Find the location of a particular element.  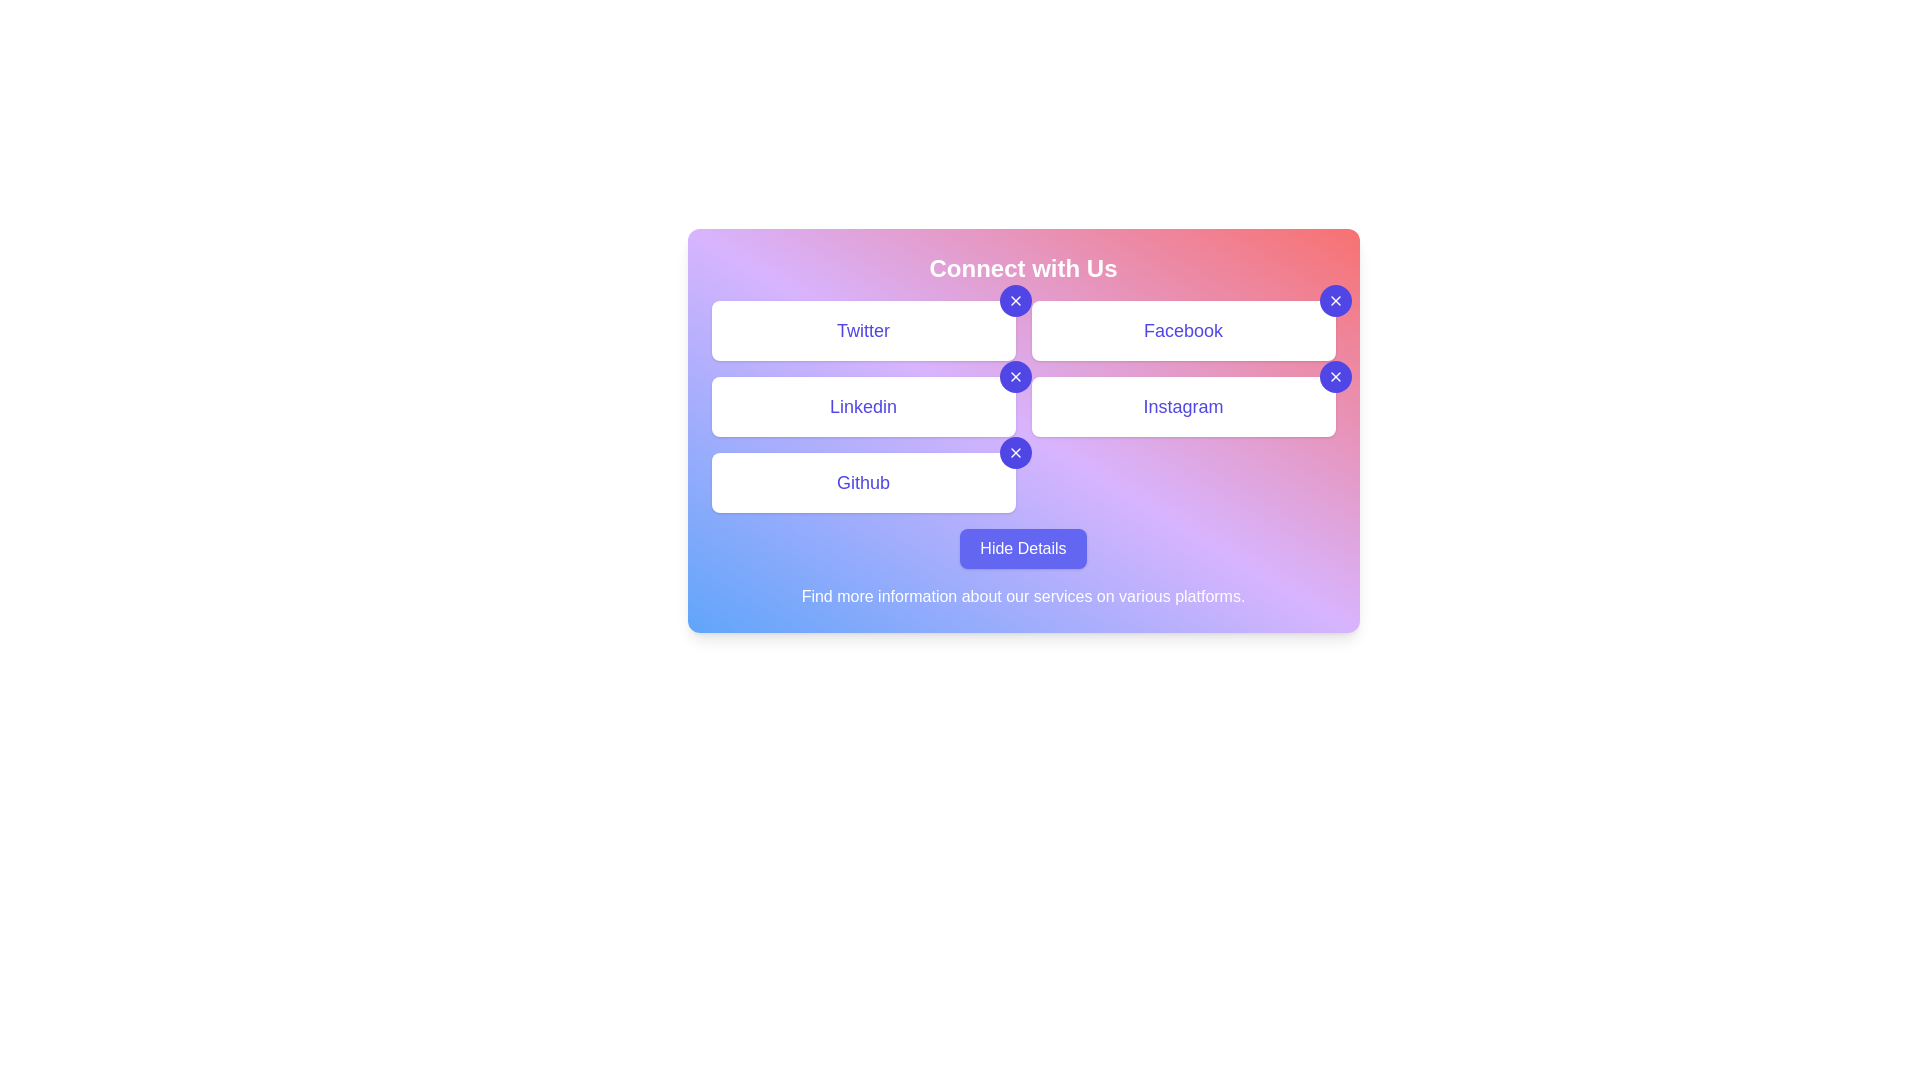

the Close Button located at the top-right corner of the Facebook section is located at coordinates (1335, 300).